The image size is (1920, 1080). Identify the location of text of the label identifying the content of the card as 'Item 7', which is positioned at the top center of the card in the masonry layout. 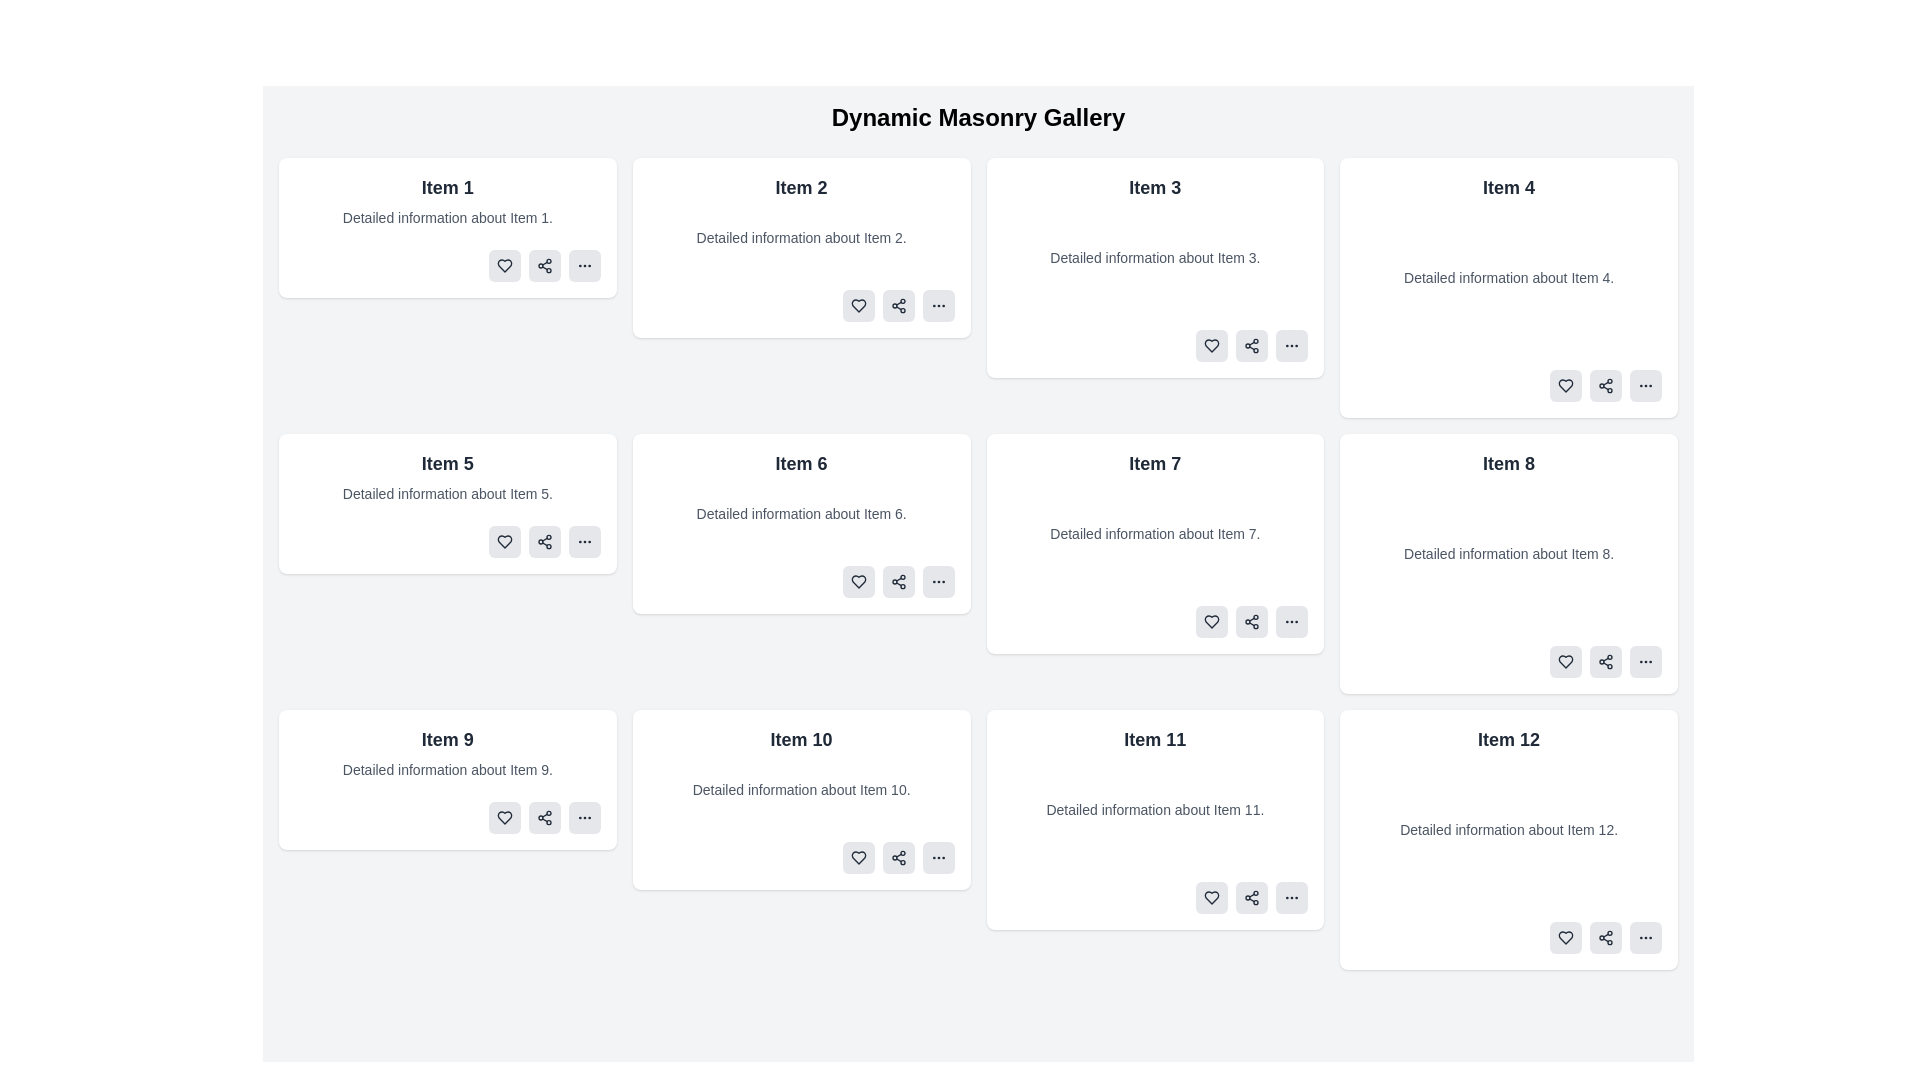
(1155, 463).